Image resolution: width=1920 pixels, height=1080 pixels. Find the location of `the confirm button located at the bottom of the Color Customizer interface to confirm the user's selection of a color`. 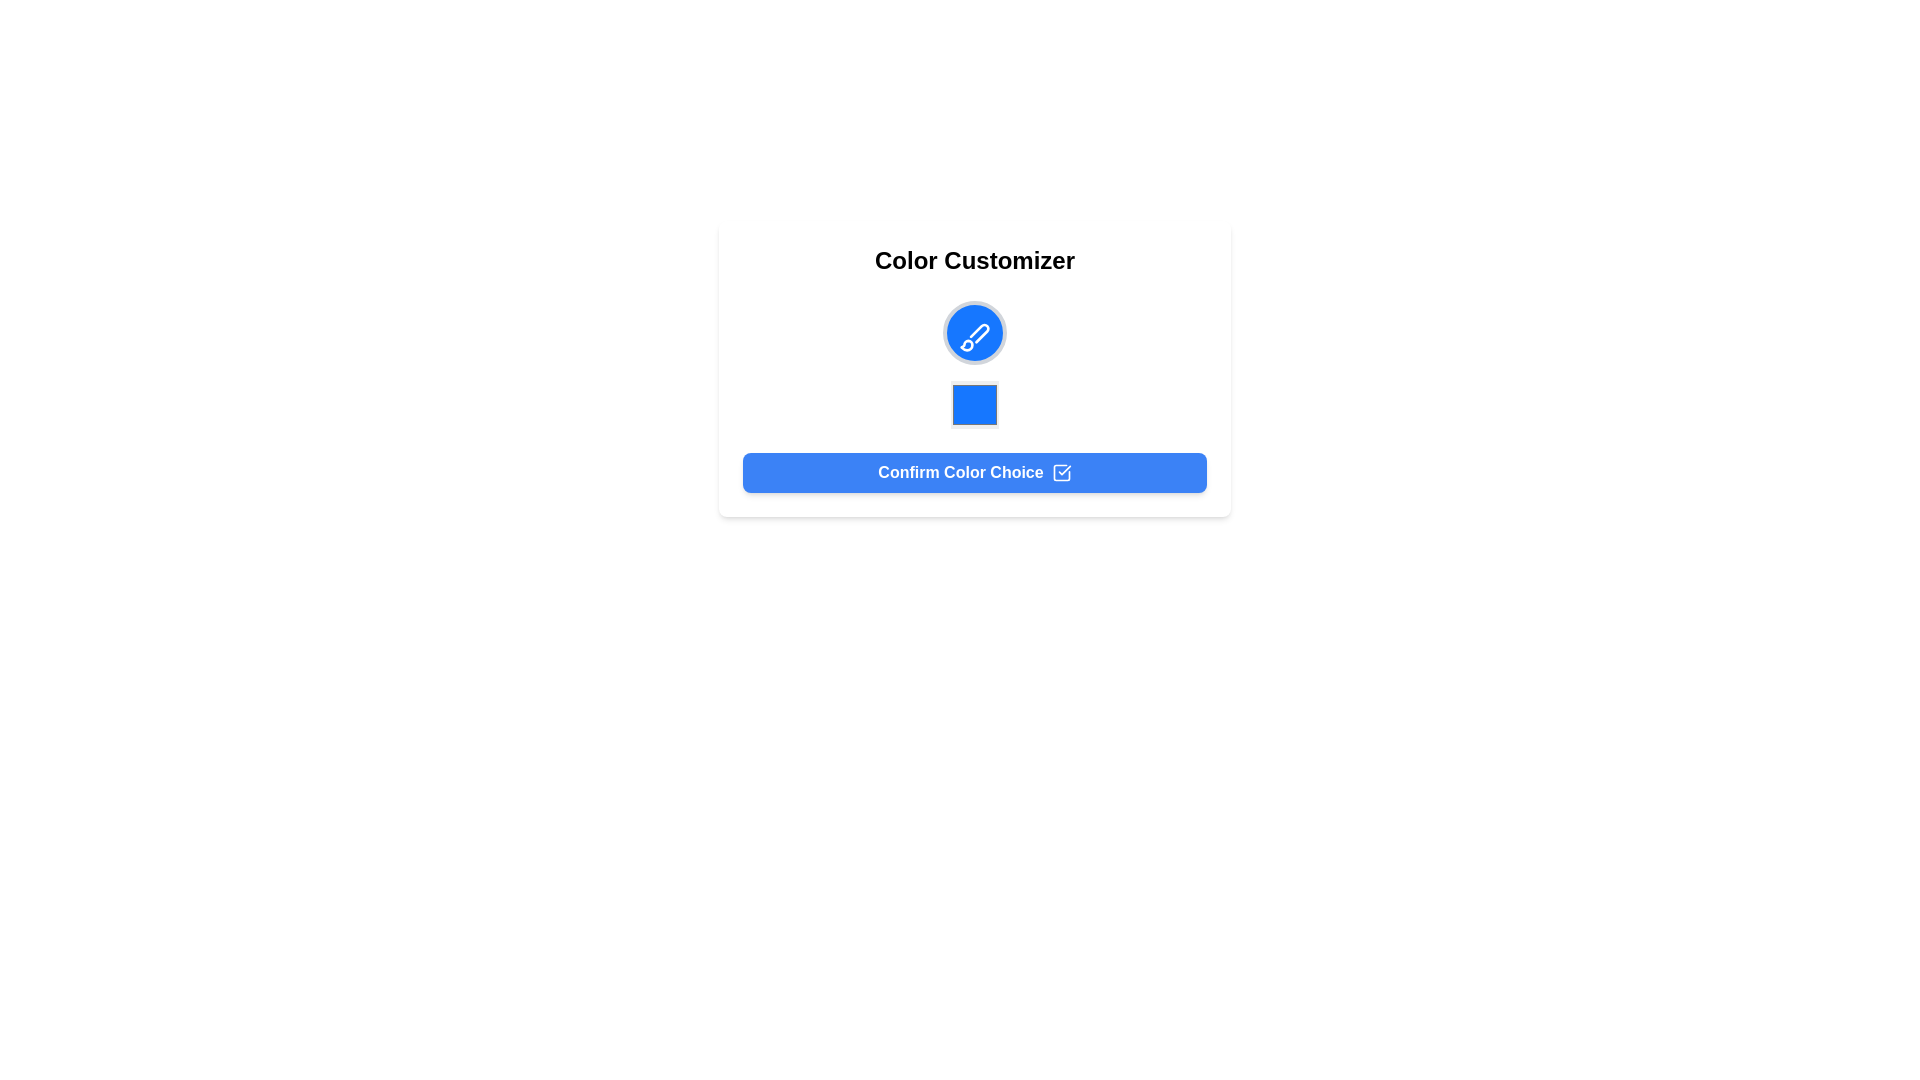

the confirm button located at the bottom of the Color Customizer interface to confirm the user's selection of a color is located at coordinates (974, 473).